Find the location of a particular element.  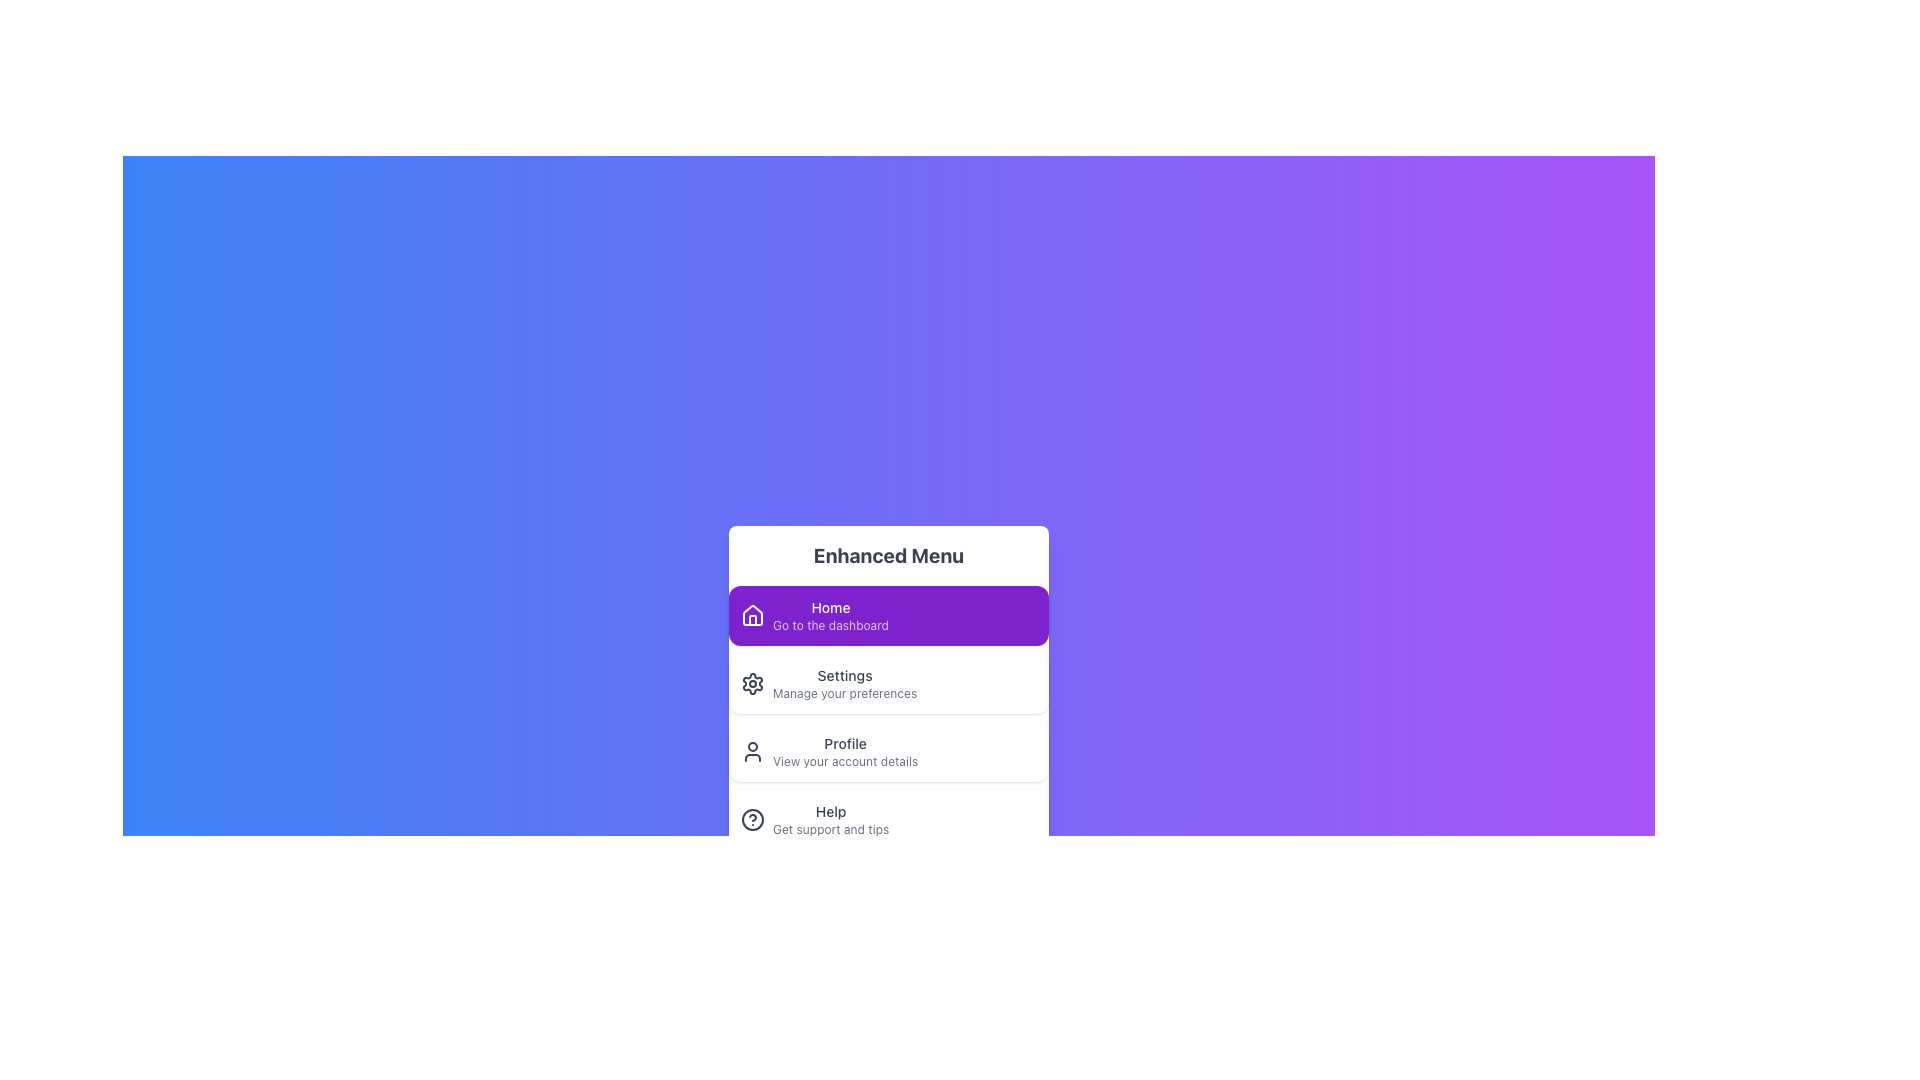

the 'Help' text label, which serves as the title for the adjacent menu item providing help and additional support or tips is located at coordinates (831, 812).